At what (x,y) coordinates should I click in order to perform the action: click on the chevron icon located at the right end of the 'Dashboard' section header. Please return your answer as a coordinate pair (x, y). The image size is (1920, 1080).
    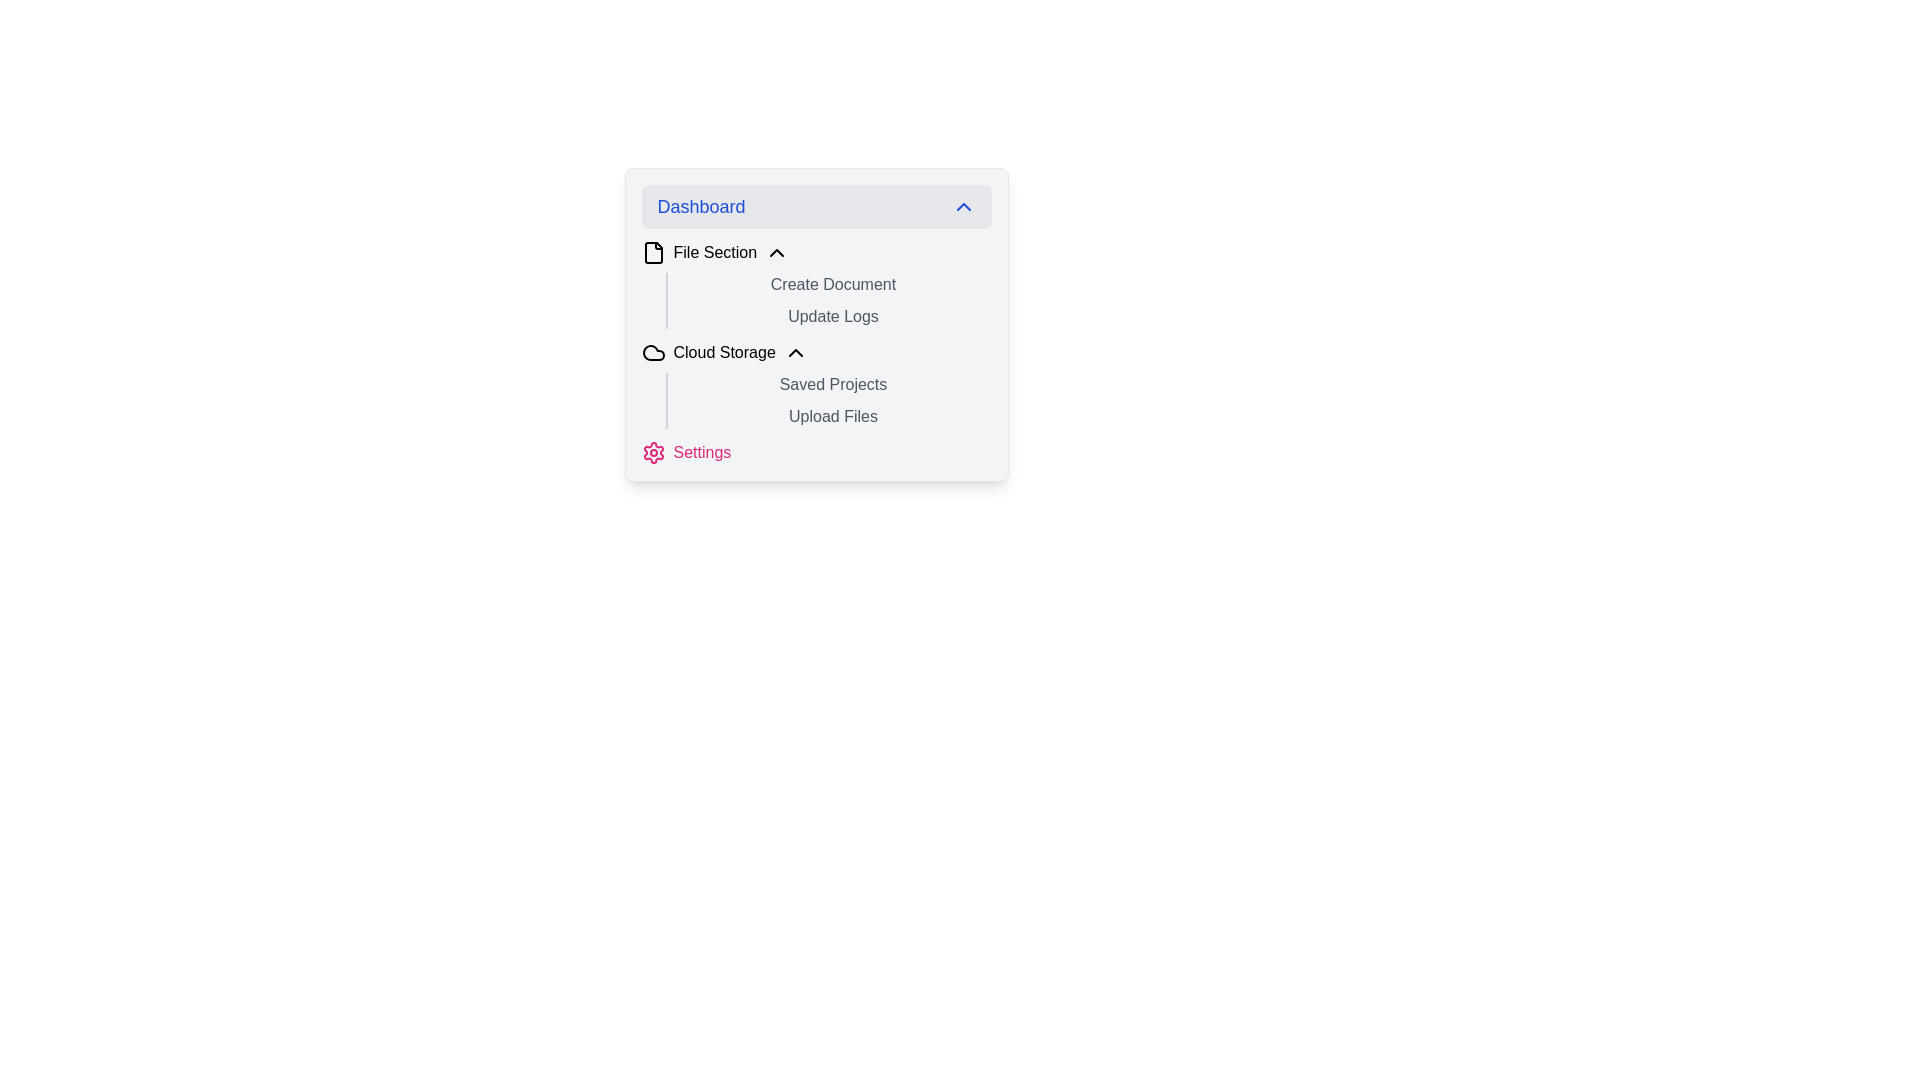
    Looking at the image, I should click on (963, 207).